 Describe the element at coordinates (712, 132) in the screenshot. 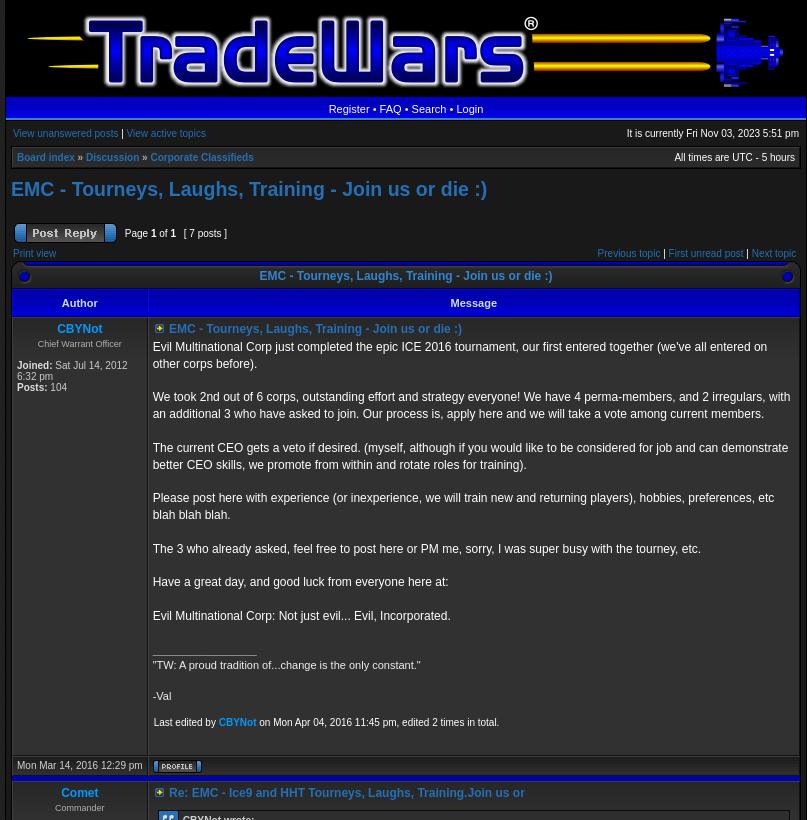

I see `'It is currently Fri Nov 03, 2023 5:51 pm'` at that location.